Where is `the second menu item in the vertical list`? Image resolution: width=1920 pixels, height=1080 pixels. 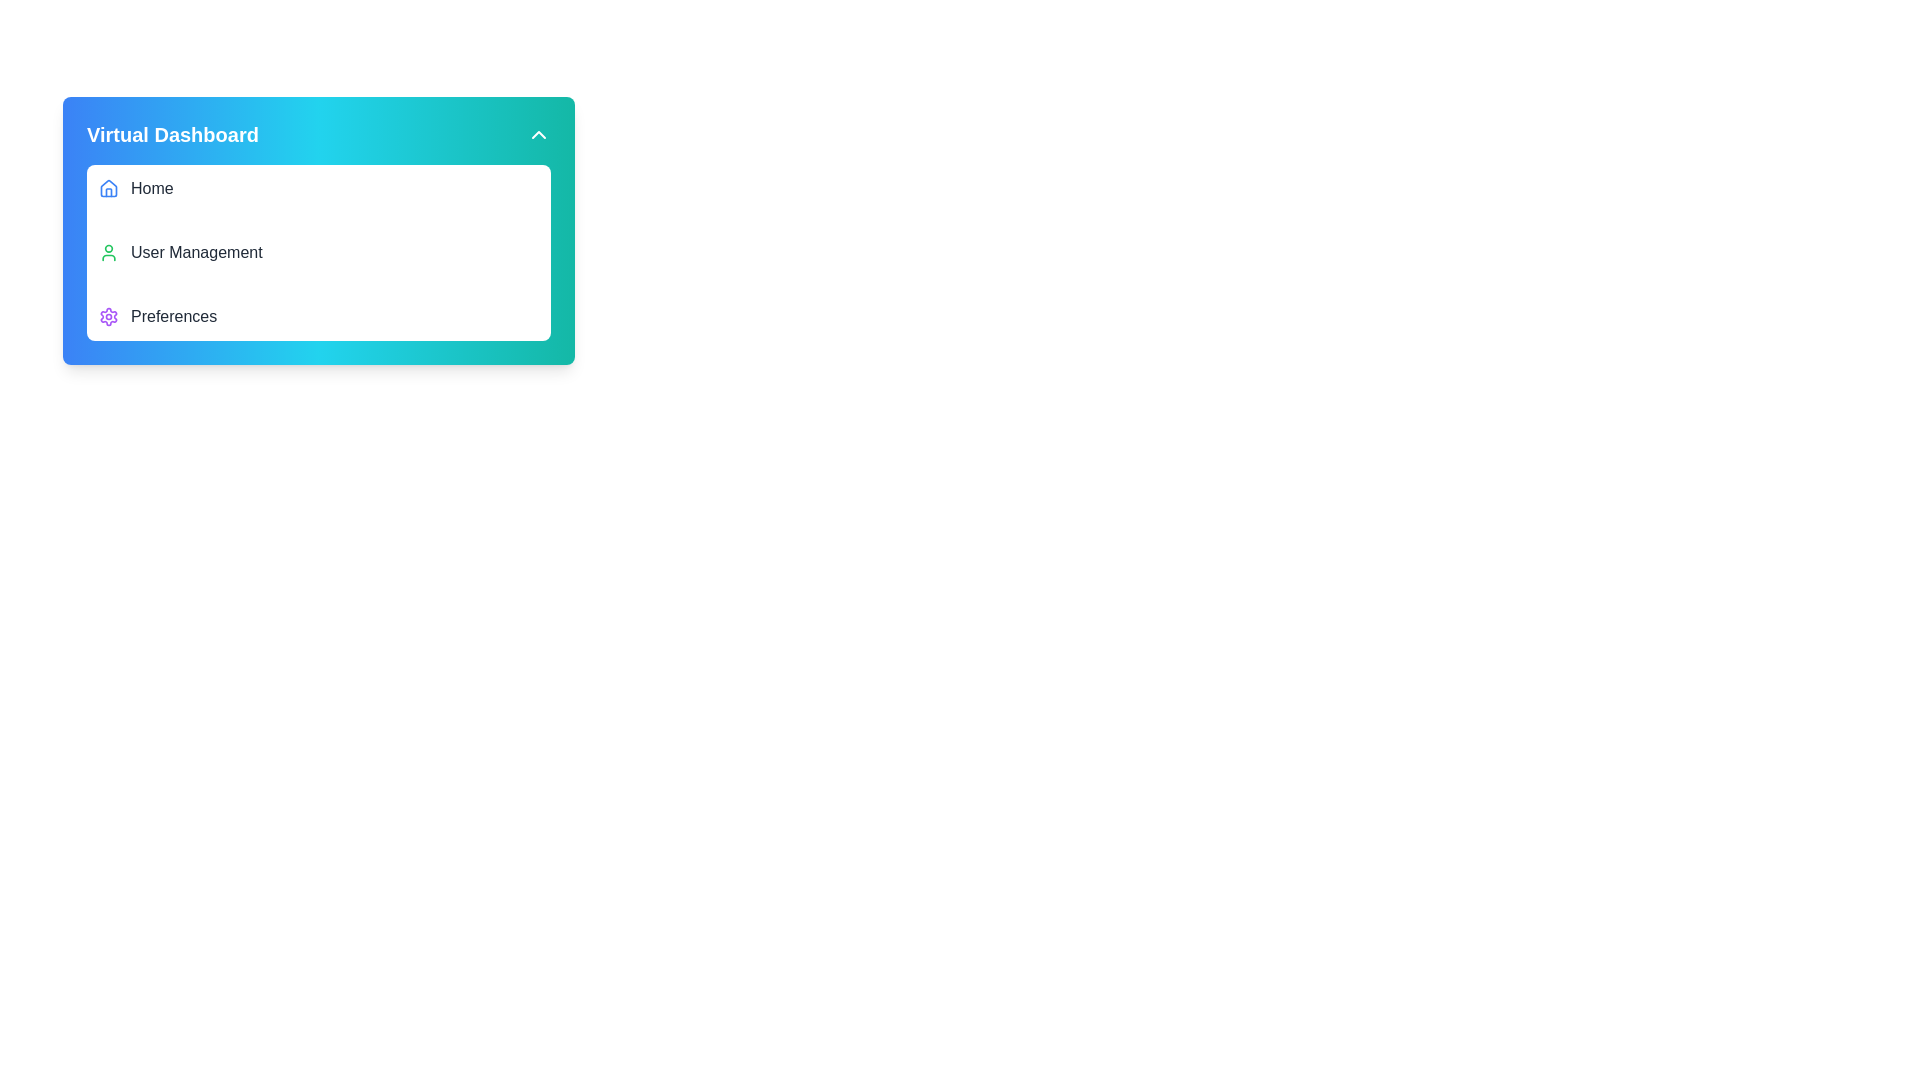
the second menu item in the vertical list is located at coordinates (317, 252).